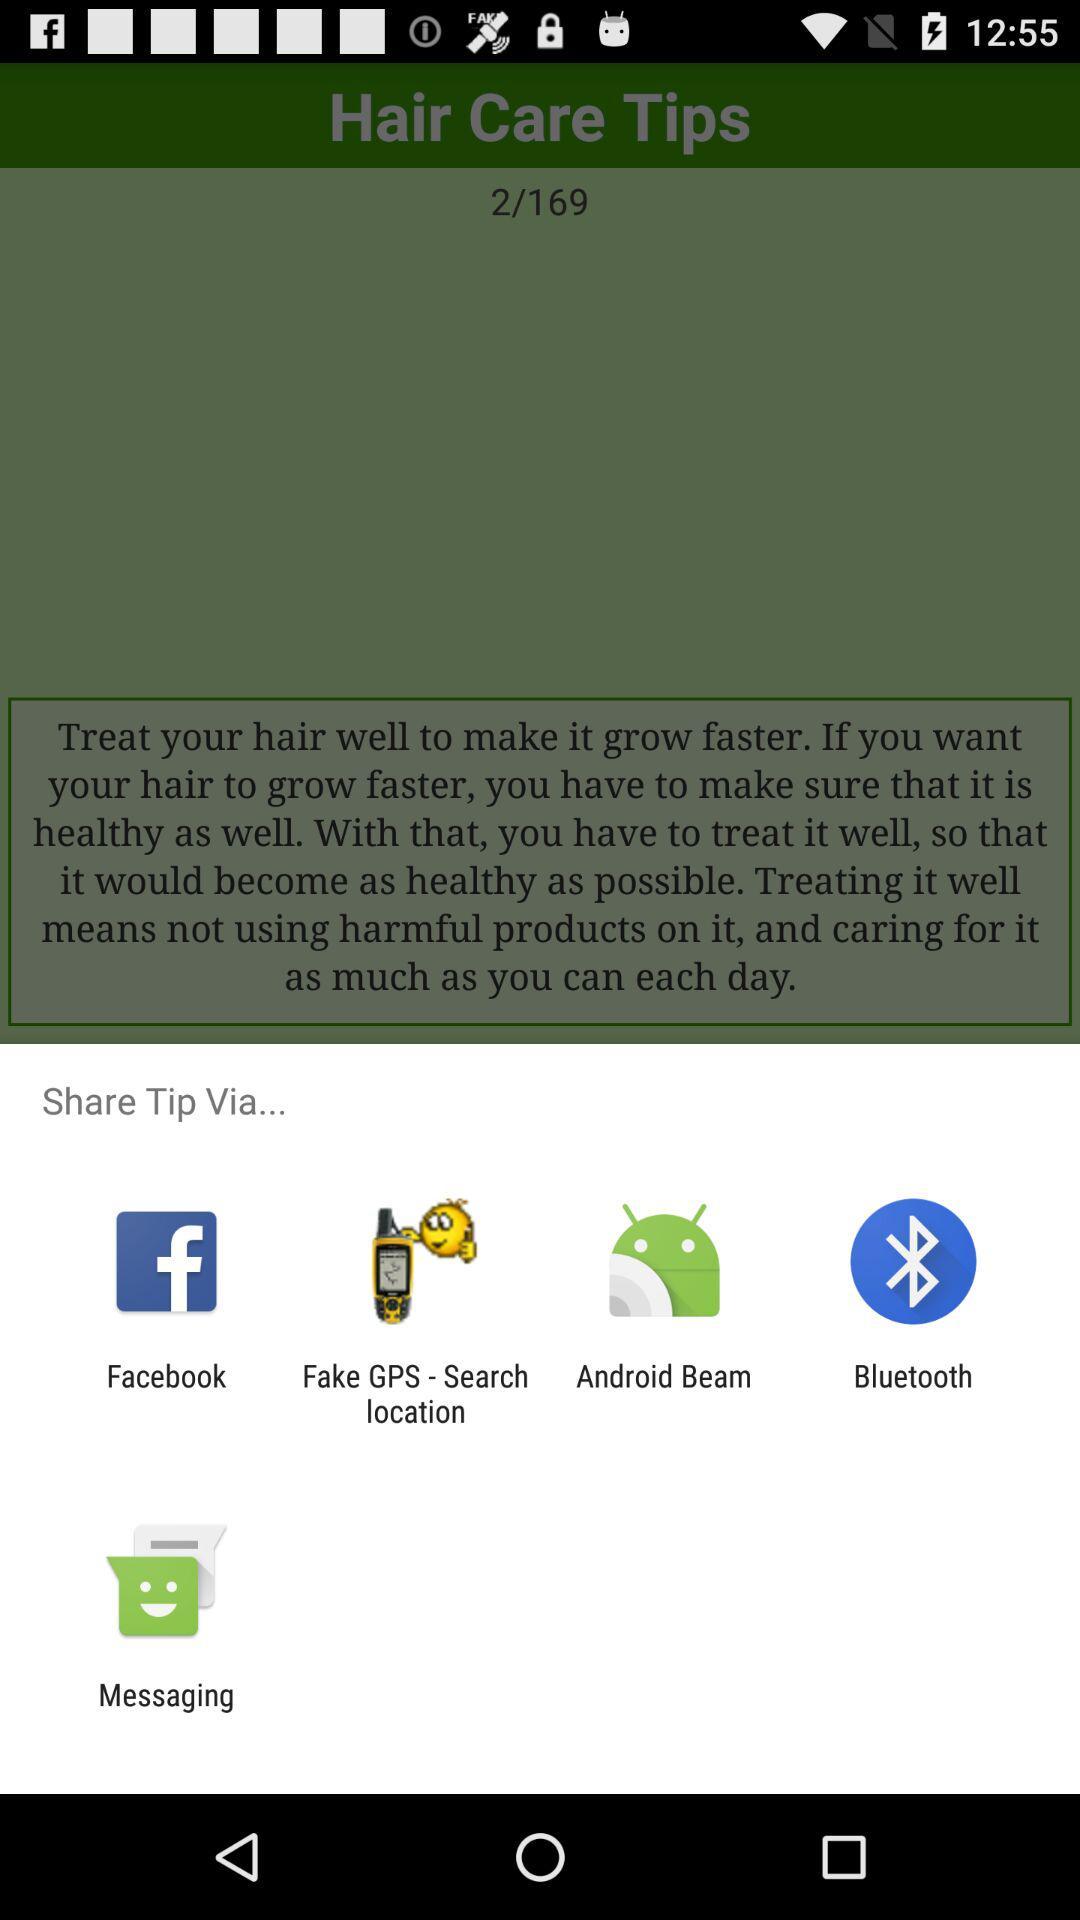  Describe the element at coordinates (664, 1392) in the screenshot. I see `app to the left of bluetooth item` at that location.